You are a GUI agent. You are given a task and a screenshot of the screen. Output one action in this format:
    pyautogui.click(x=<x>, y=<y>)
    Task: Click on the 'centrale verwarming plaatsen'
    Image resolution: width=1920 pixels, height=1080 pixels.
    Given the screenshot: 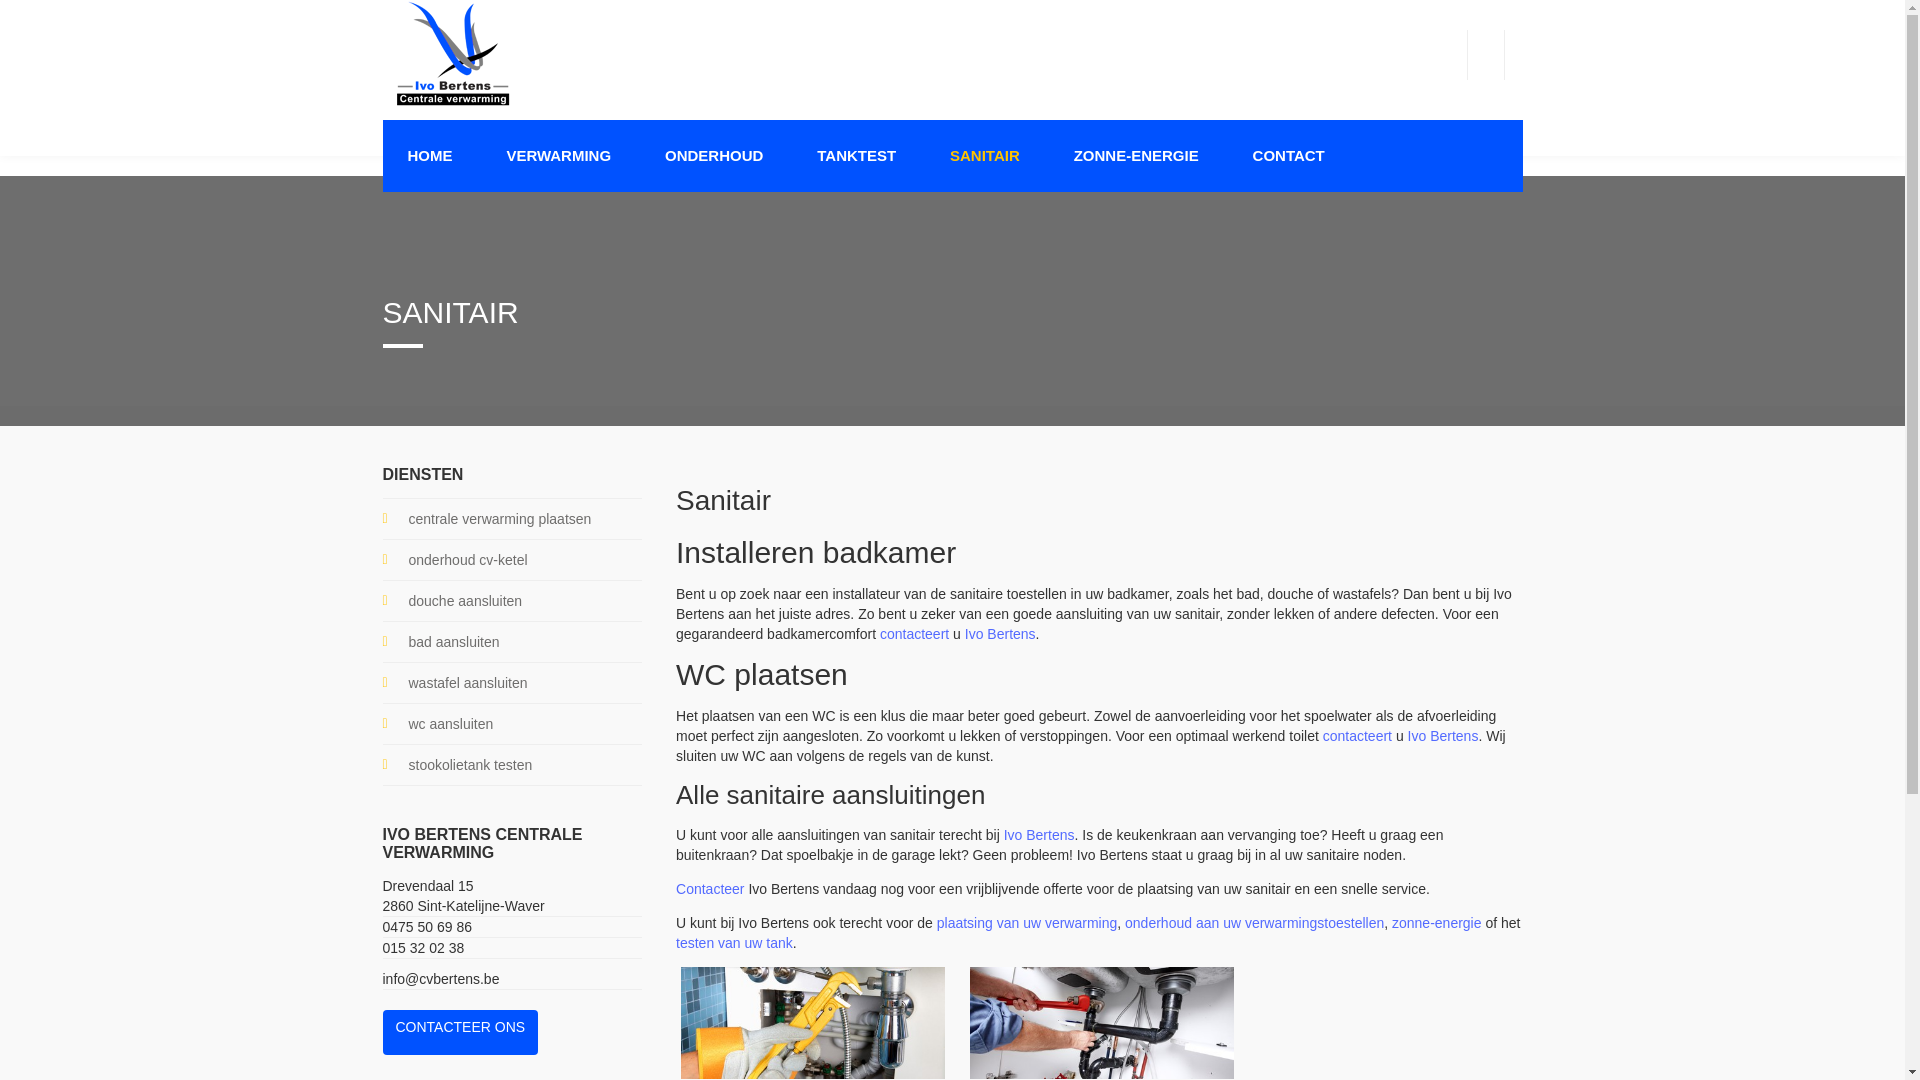 What is the action you would take?
    pyautogui.click(x=511, y=518)
    